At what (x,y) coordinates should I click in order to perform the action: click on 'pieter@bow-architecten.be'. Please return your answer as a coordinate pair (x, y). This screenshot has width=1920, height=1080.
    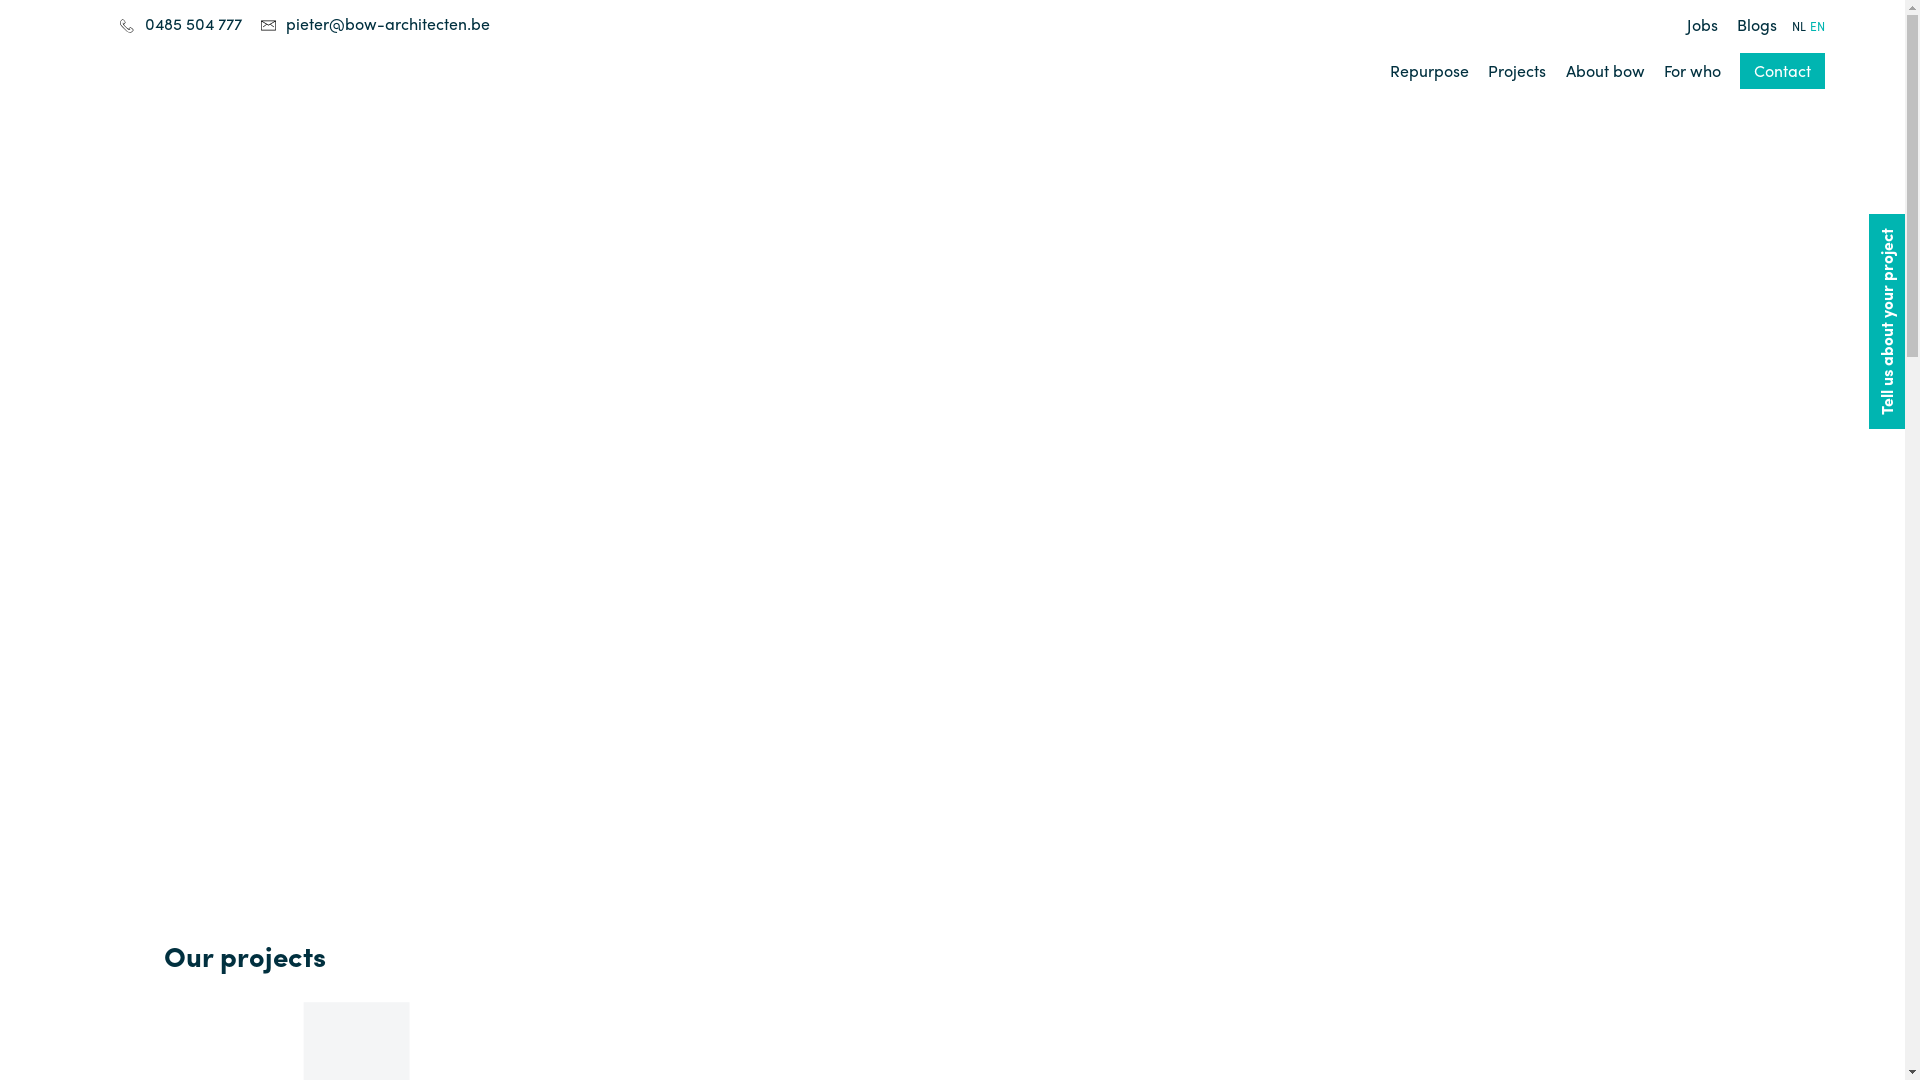
    Looking at the image, I should click on (285, 23).